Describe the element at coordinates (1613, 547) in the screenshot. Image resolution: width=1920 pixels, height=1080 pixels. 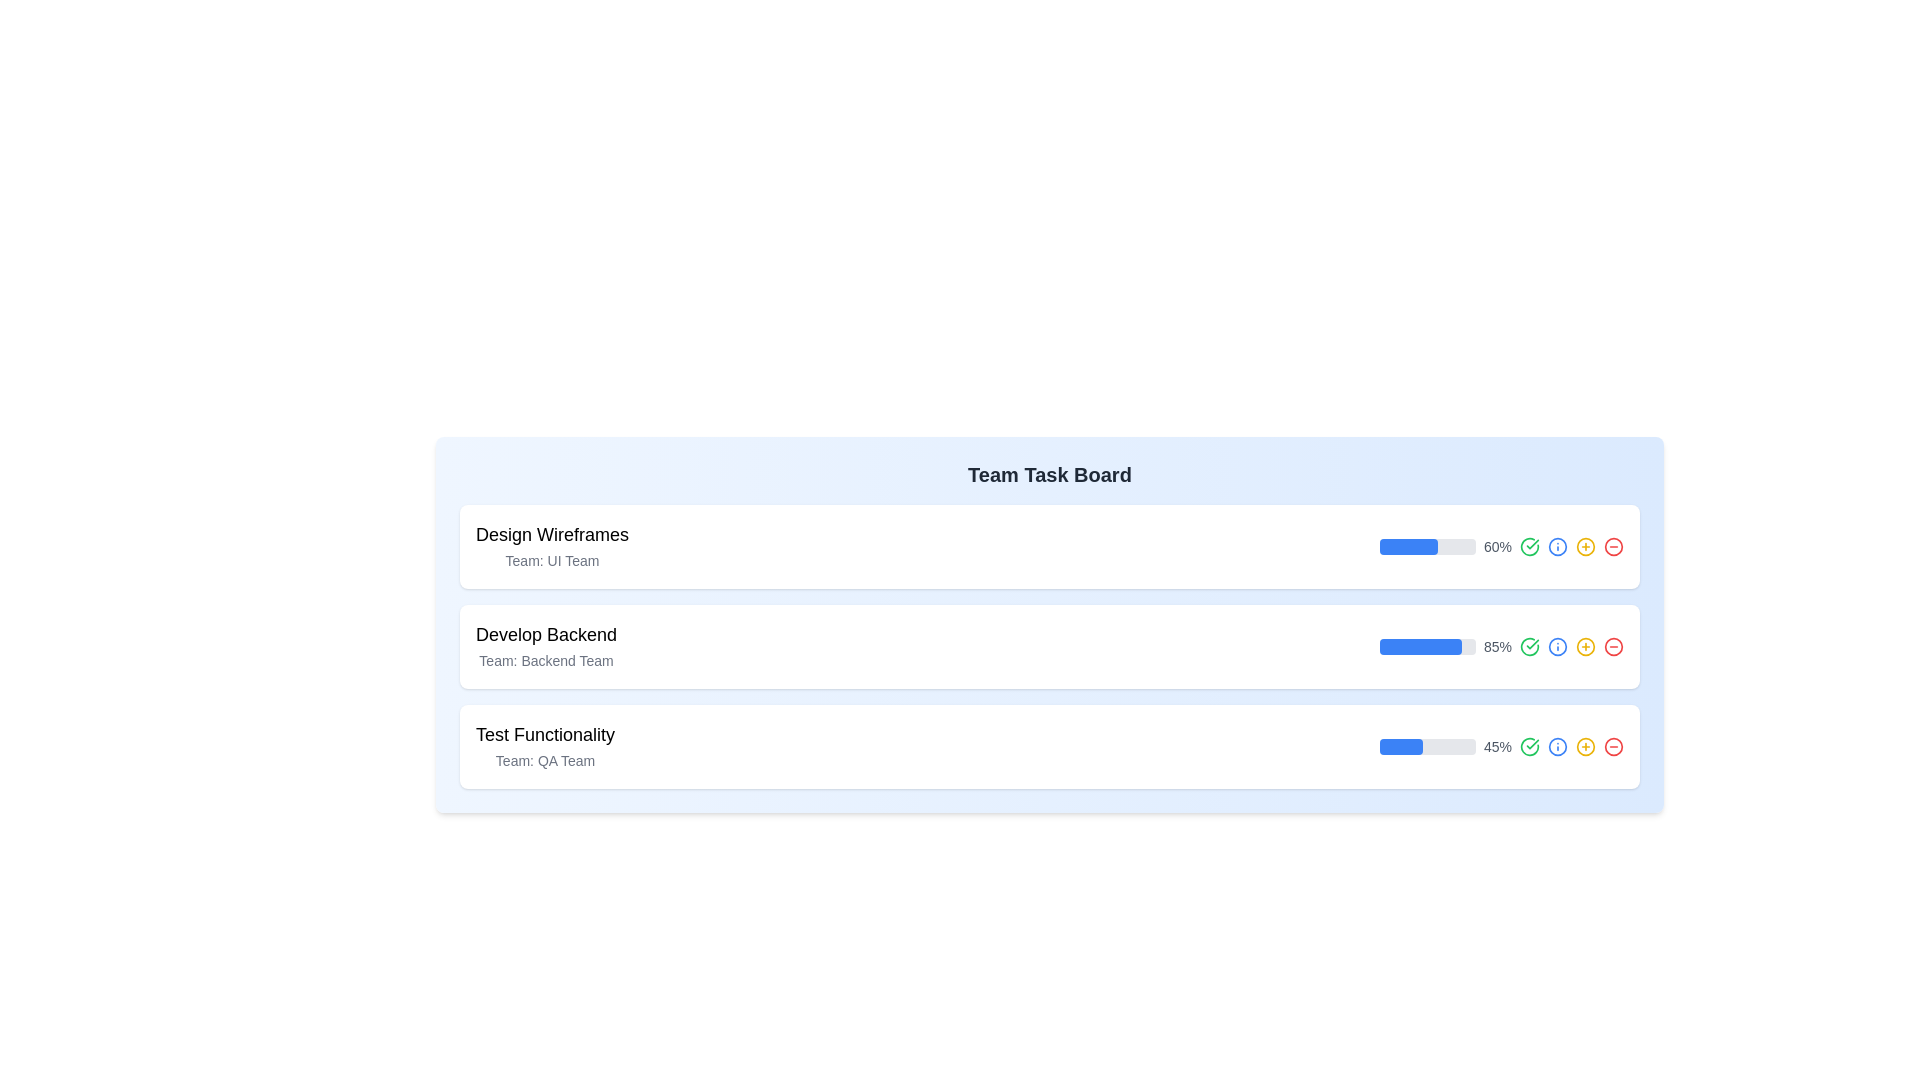
I see `the circular red outlined button with a red minus symbol` at that location.